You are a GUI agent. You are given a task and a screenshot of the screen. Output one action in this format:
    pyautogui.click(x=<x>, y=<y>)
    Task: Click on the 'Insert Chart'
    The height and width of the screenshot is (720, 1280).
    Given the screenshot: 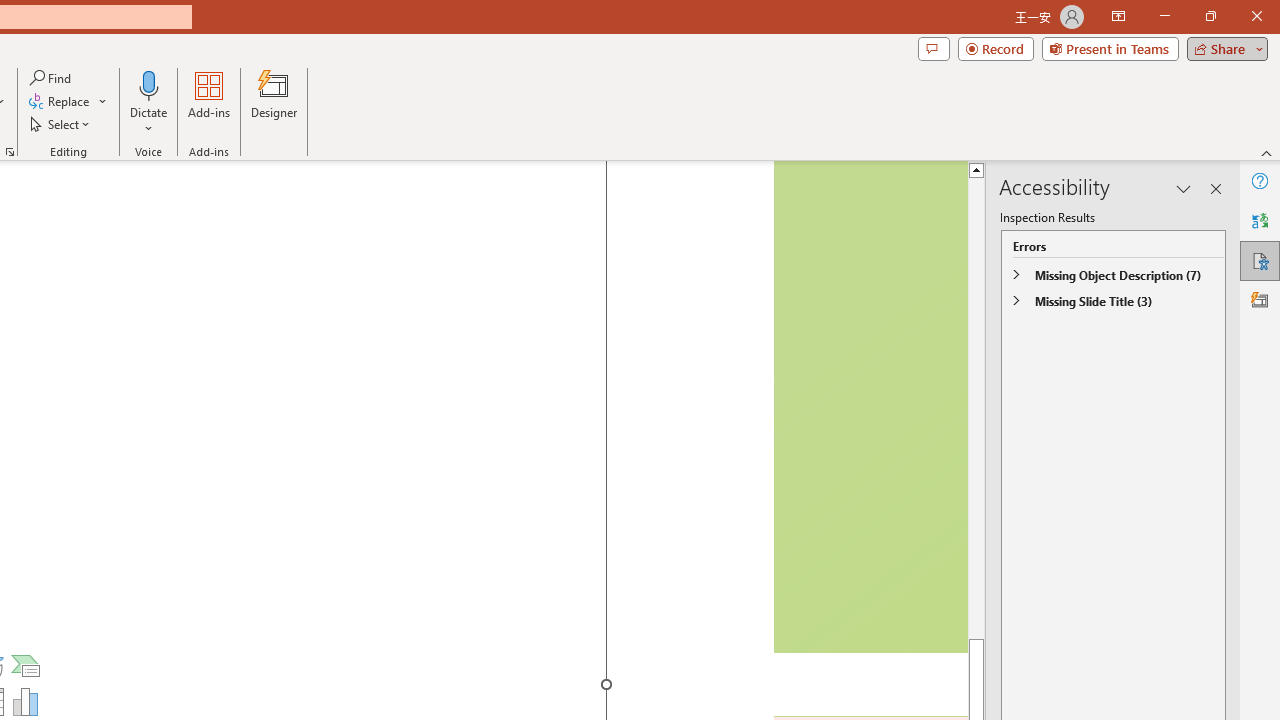 What is the action you would take?
    pyautogui.click(x=26, y=701)
    